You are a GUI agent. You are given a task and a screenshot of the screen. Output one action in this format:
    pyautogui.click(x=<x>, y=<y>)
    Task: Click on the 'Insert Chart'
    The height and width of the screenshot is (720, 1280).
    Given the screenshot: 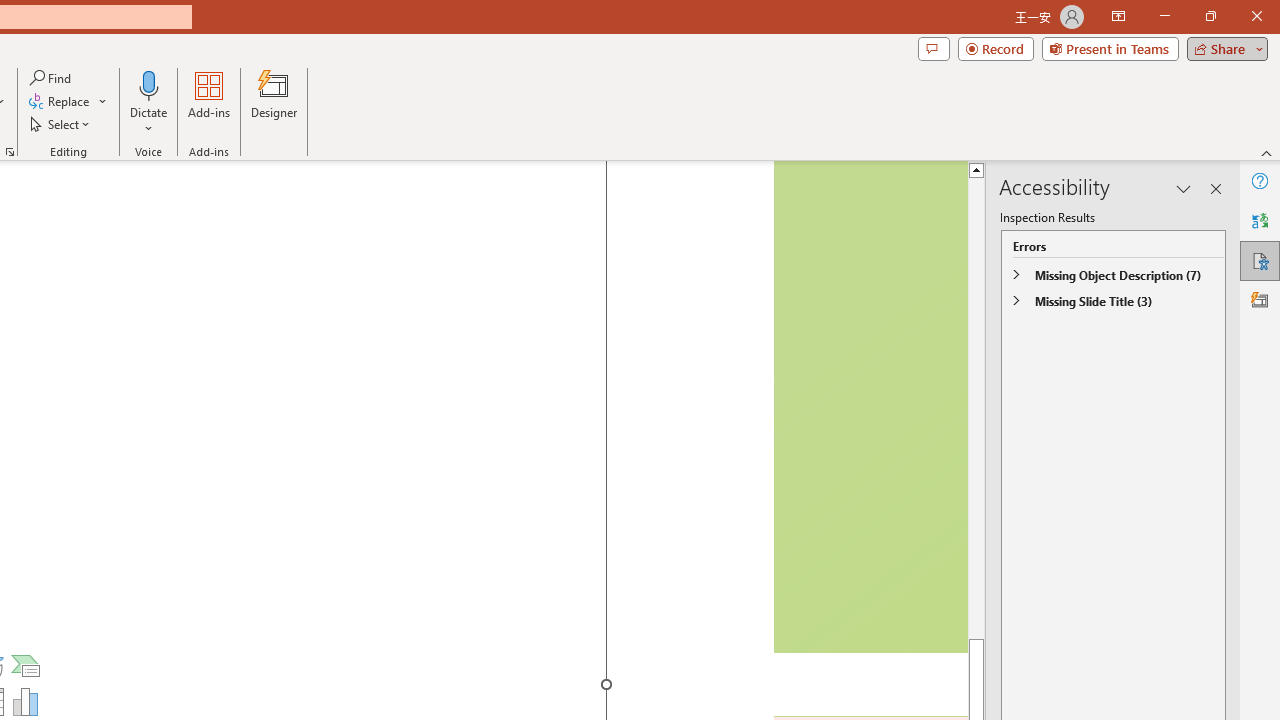 What is the action you would take?
    pyautogui.click(x=26, y=701)
    